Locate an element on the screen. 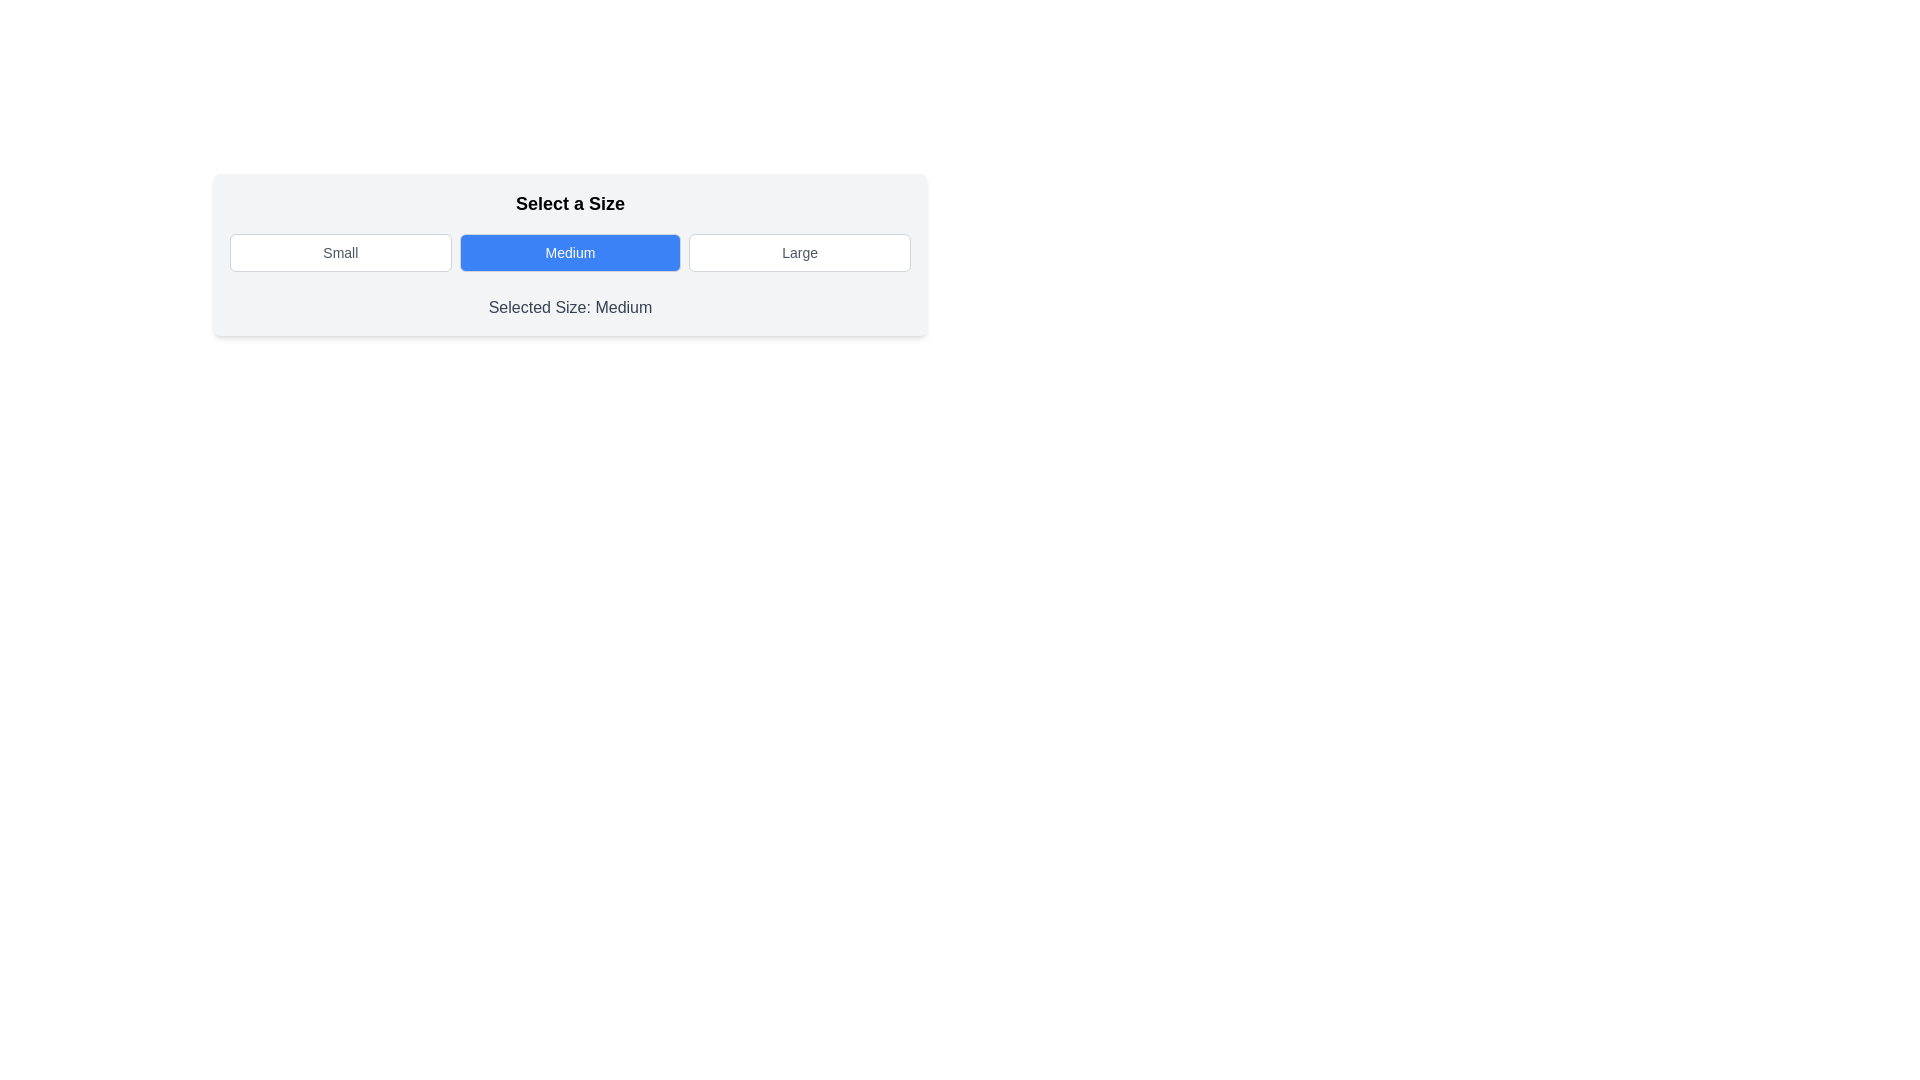 This screenshot has width=1920, height=1080. the Segmented Button Group that allows users to select a size option (Small, Medium, or Large) is located at coordinates (569, 252).